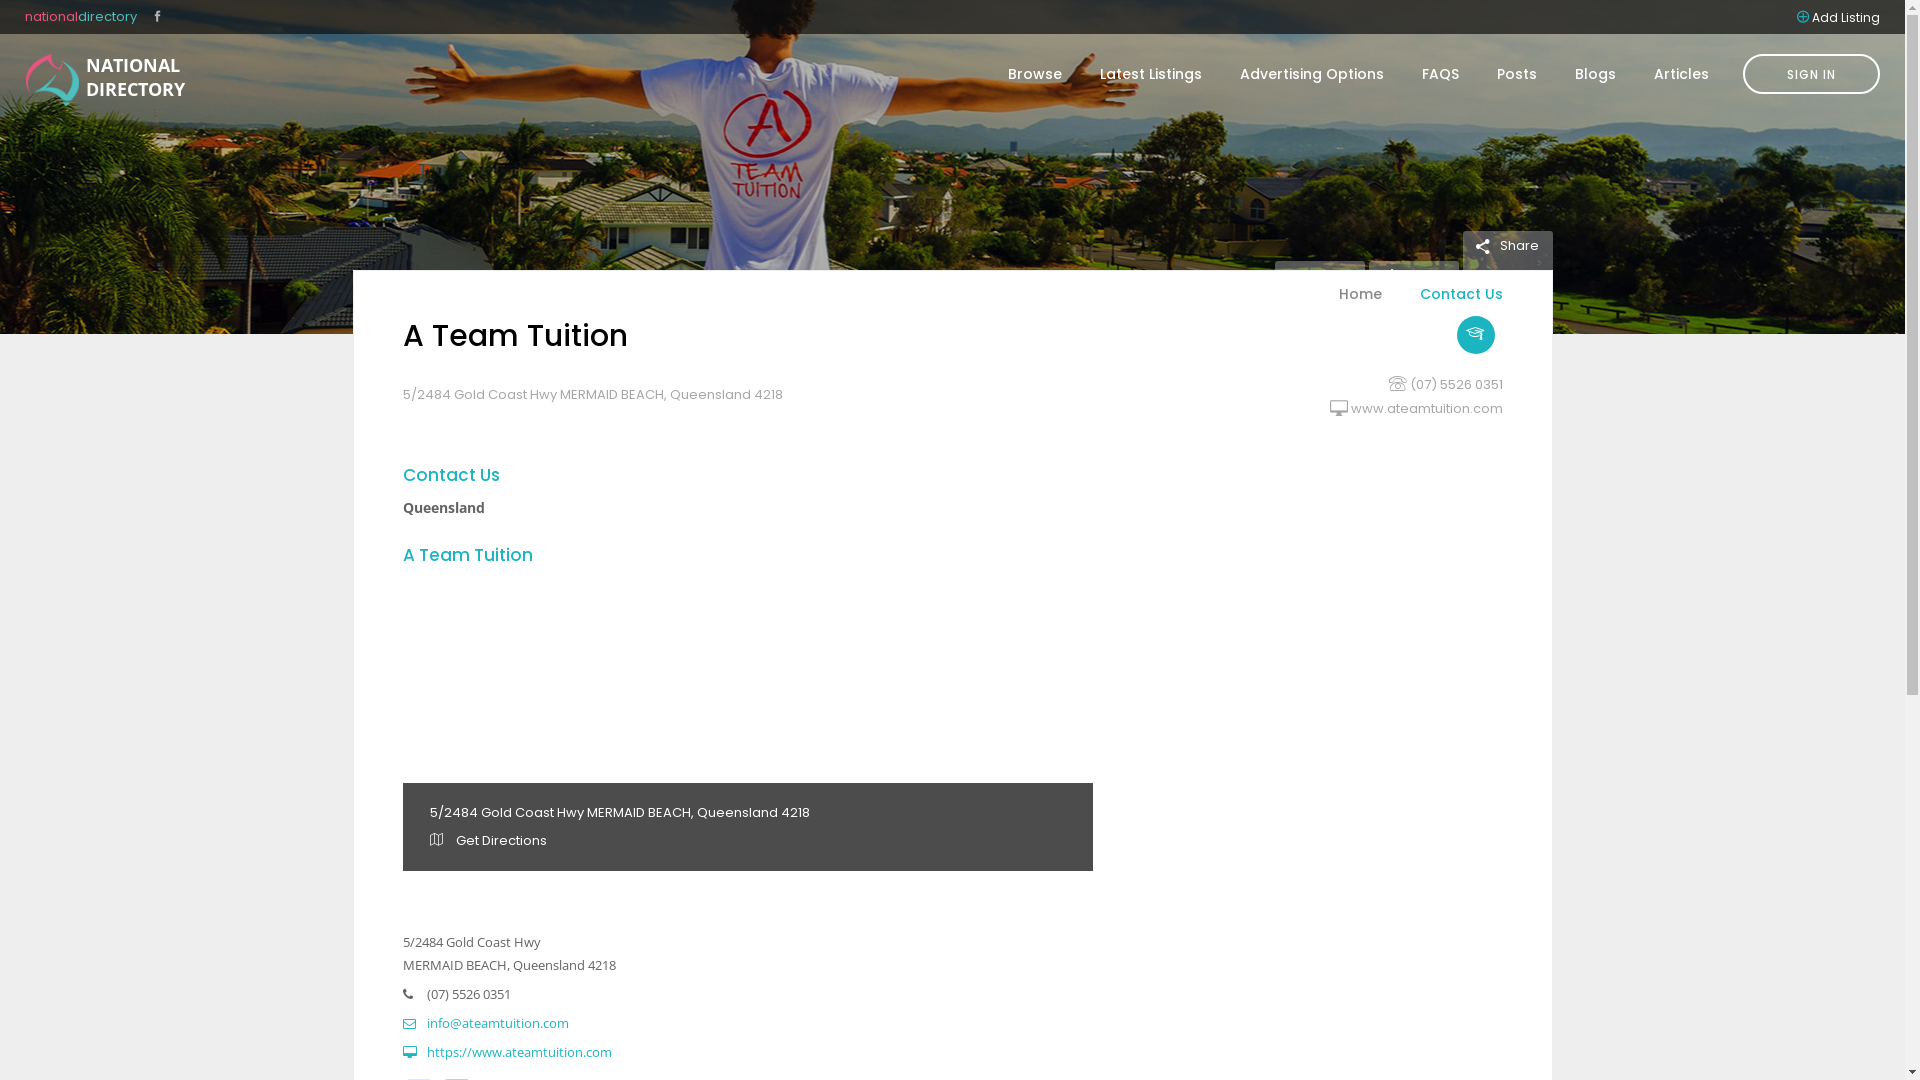 The width and height of the screenshot is (1920, 1080). Describe the element at coordinates (1035, 72) in the screenshot. I see `'Browse'` at that location.